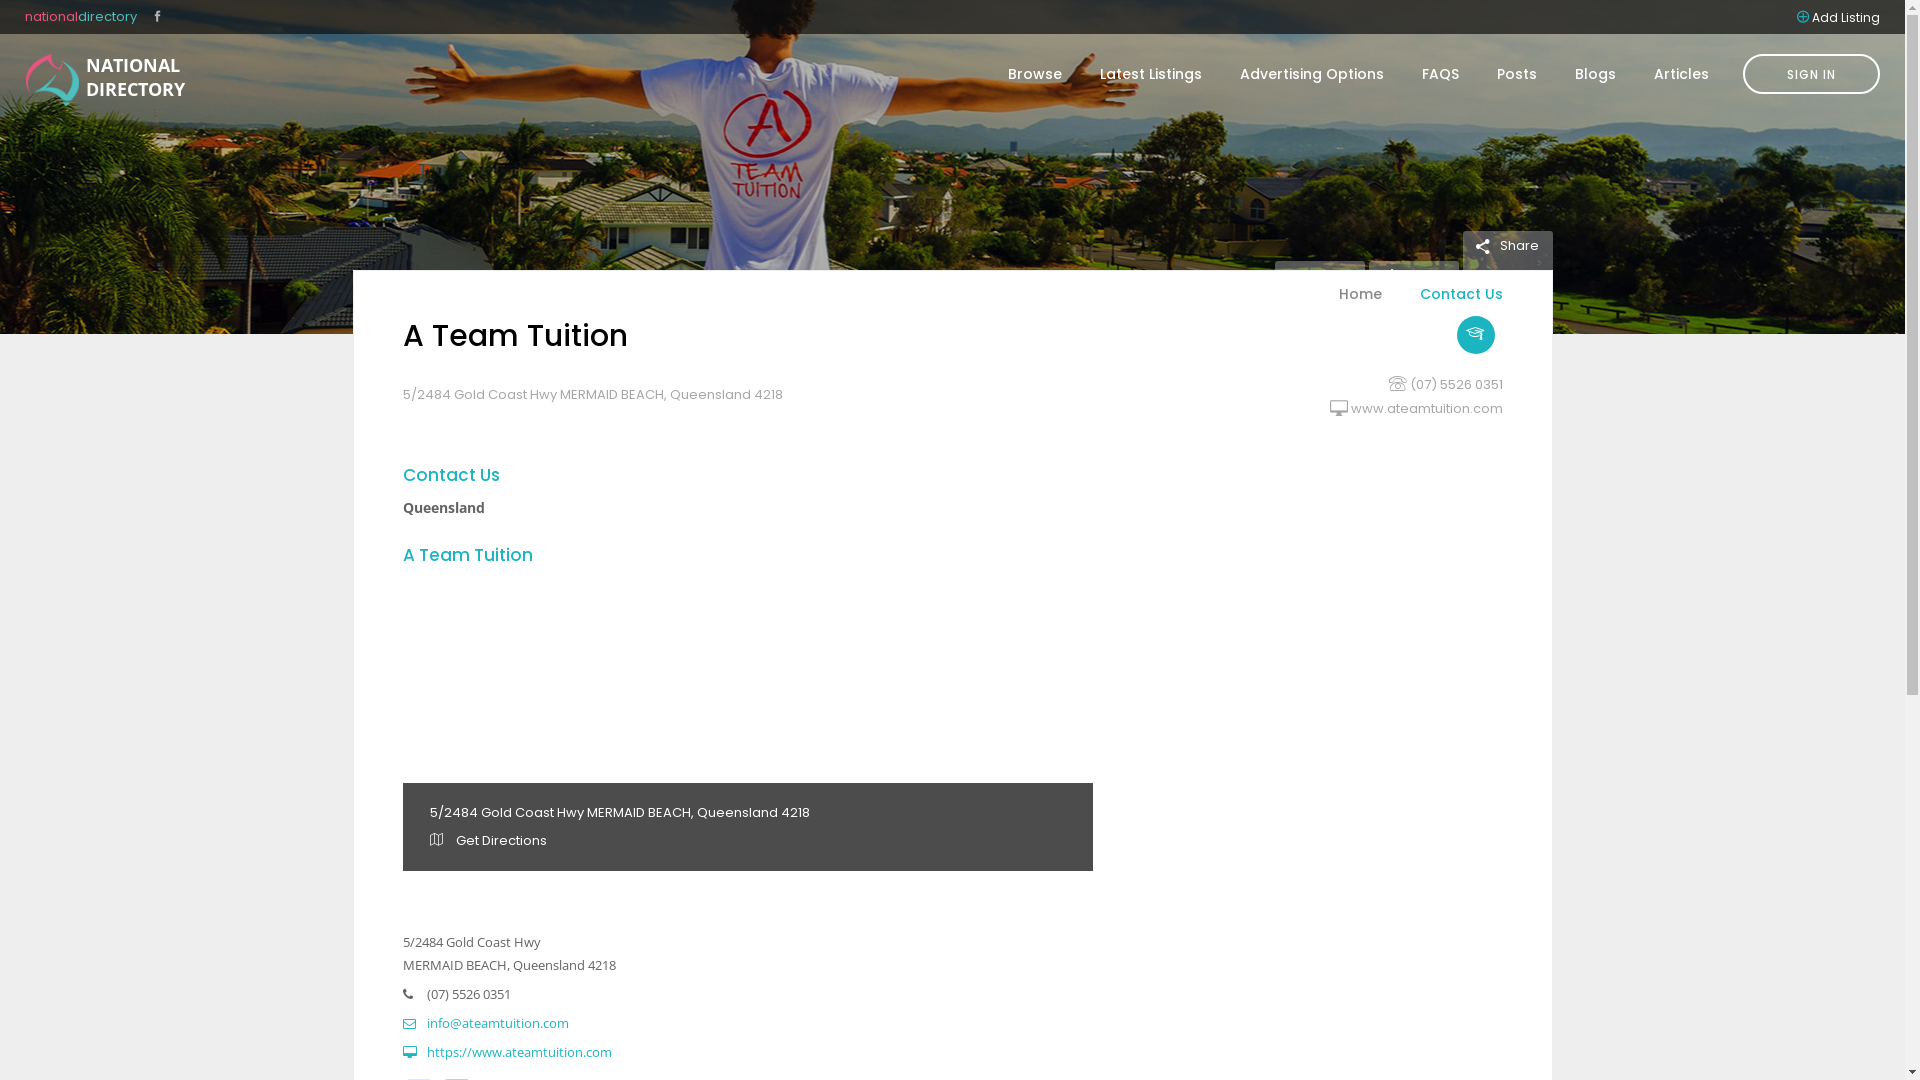 The width and height of the screenshot is (1920, 1080). Describe the element at coordinates (1035, 72) in the screenshot. I see `'Browse'` at that location.